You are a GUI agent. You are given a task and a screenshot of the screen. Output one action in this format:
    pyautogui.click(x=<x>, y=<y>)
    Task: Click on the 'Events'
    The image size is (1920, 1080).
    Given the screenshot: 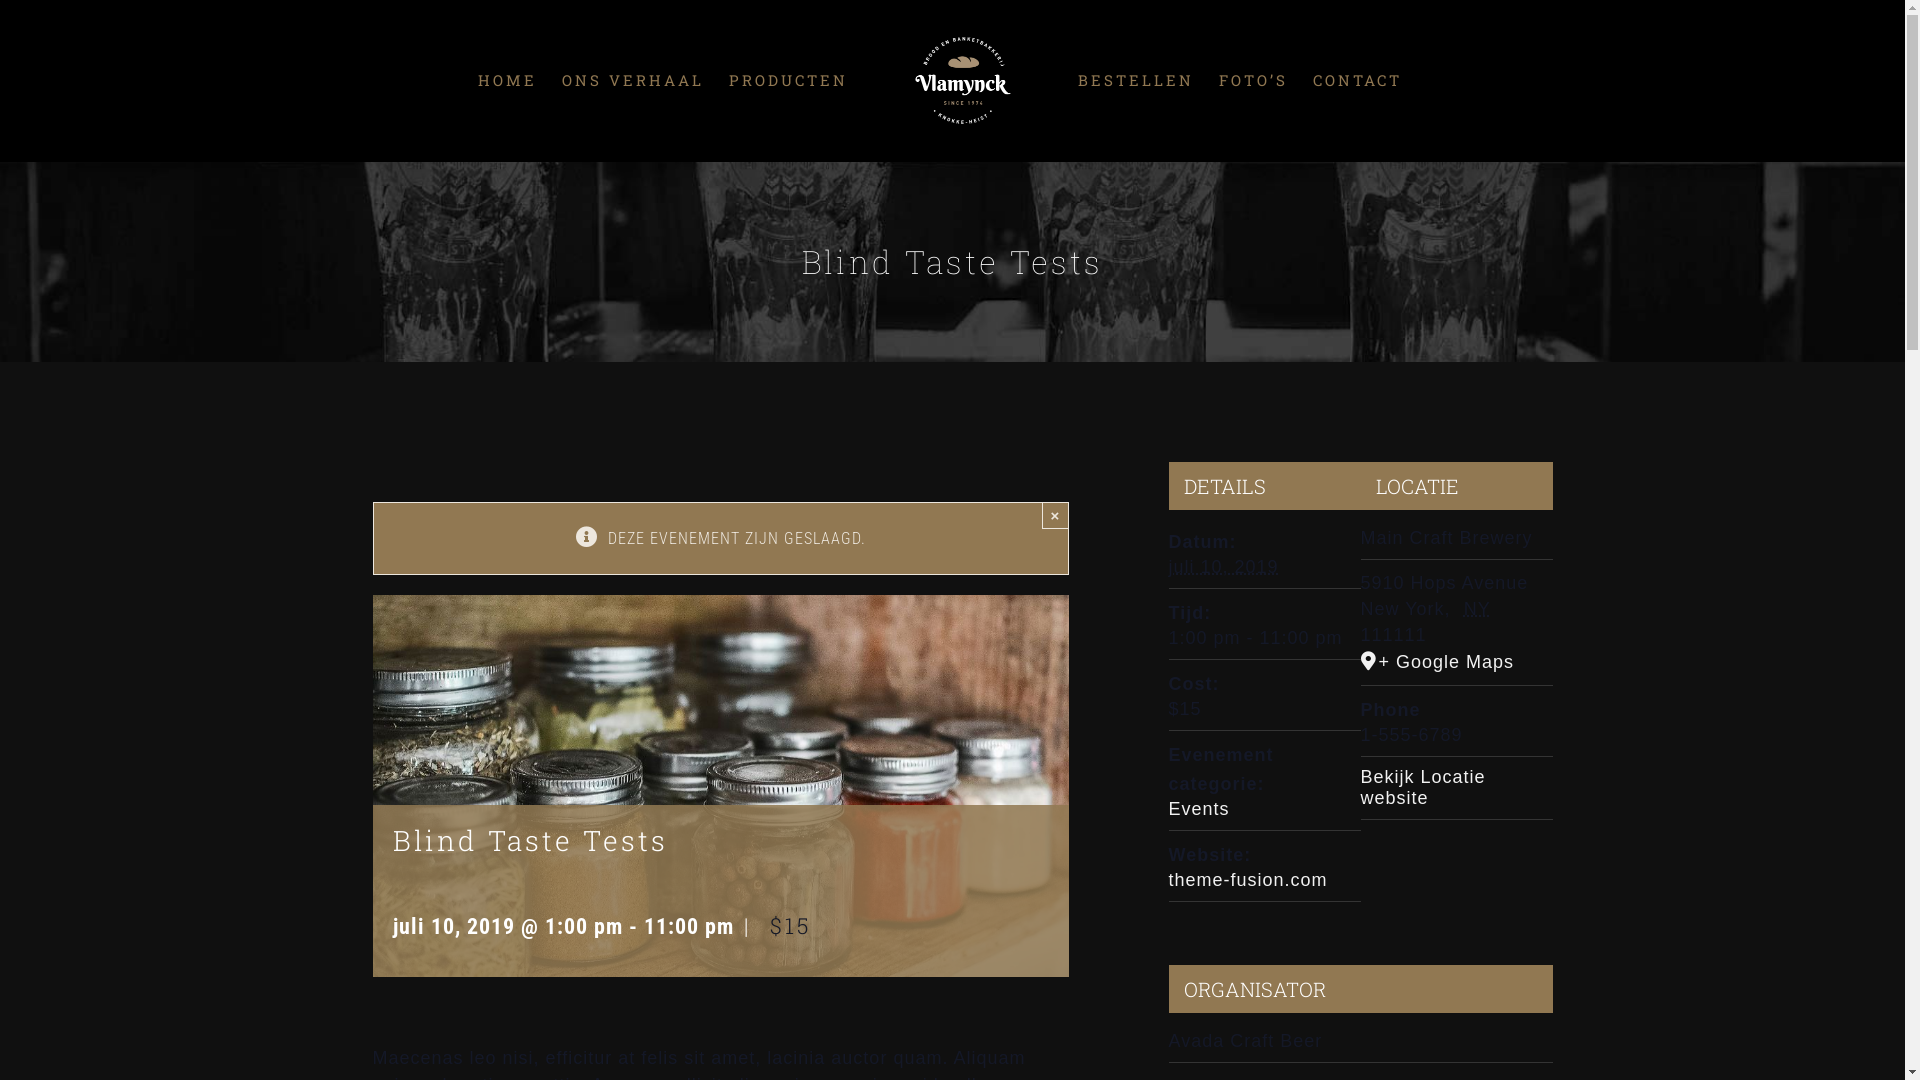 What is the action you would take?
    pyautogui.click(x=1198, y=808)
    